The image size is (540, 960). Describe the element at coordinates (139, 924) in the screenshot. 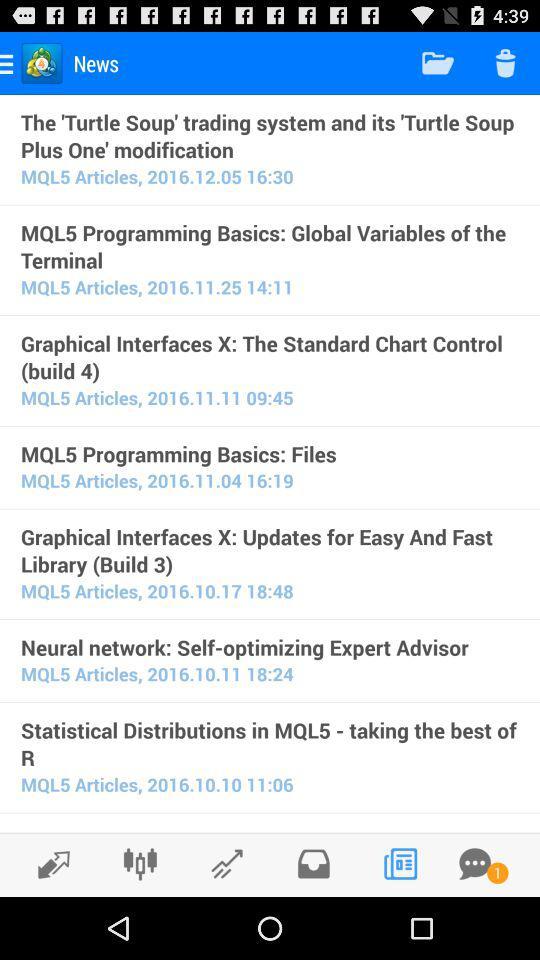

I see `the sliders icon` at that location.